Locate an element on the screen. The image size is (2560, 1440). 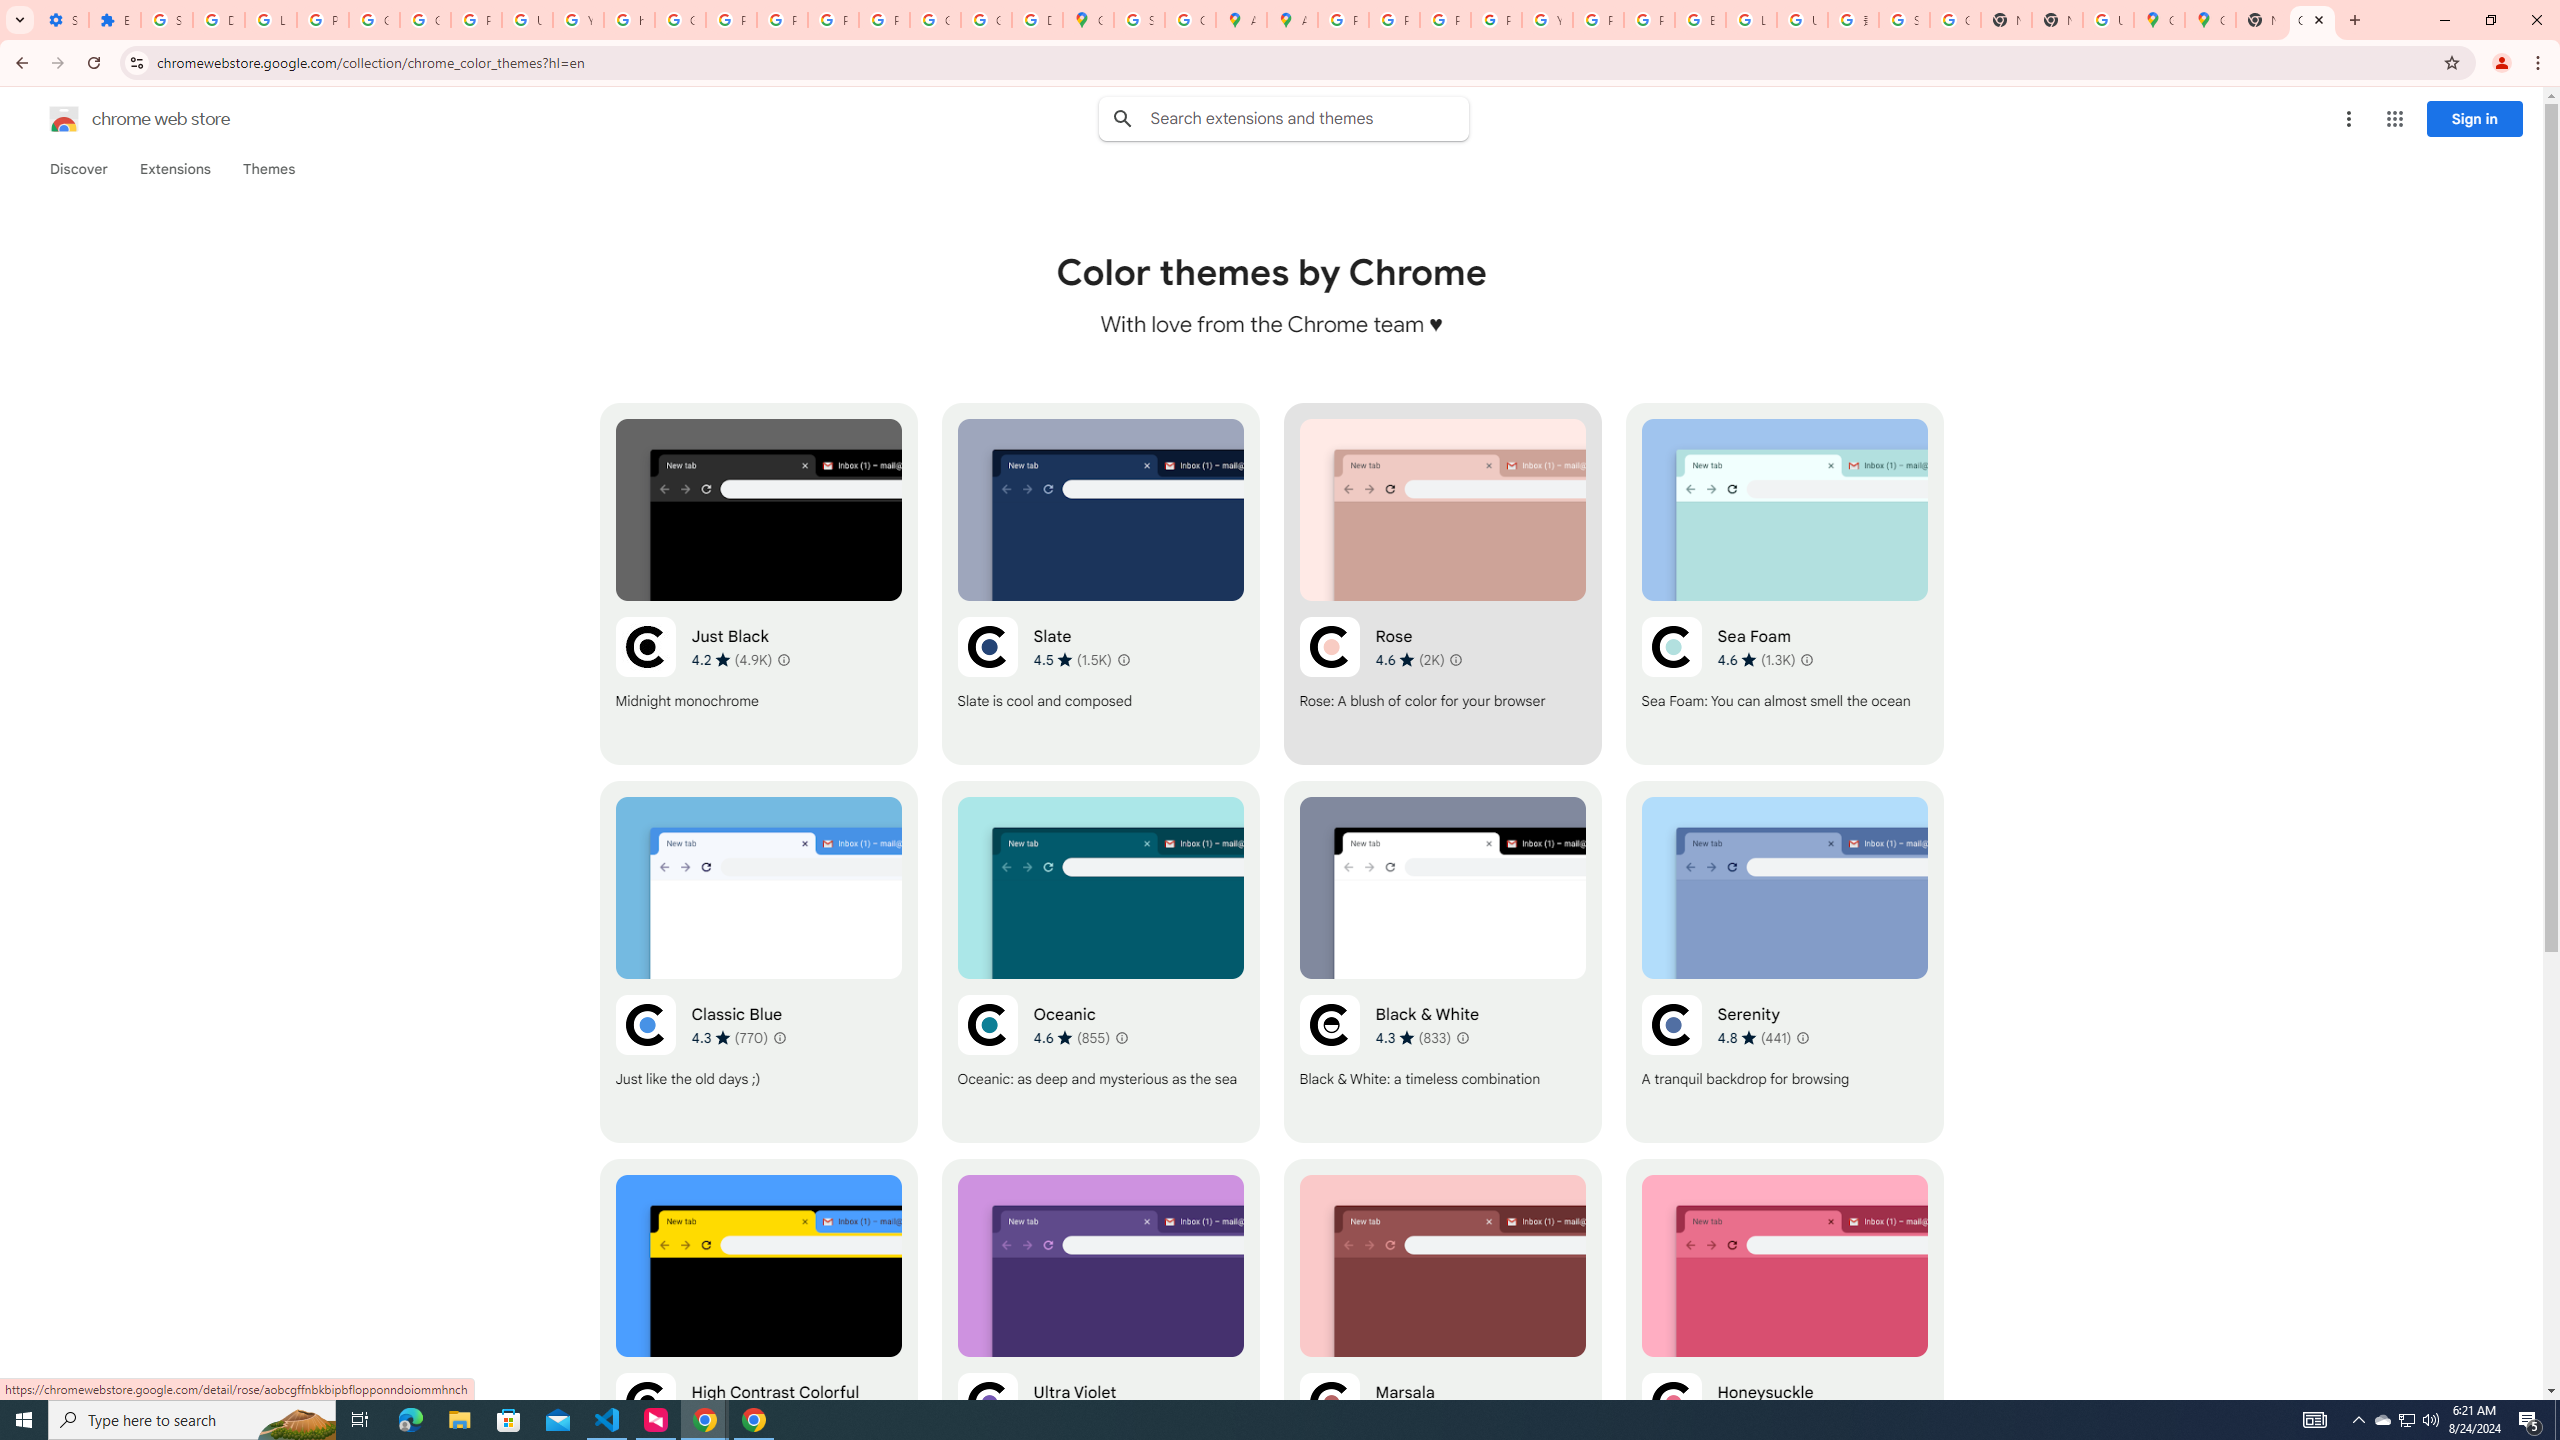
'Privacy Help Center - Policies Help' is located at coordinates (1444, 19).